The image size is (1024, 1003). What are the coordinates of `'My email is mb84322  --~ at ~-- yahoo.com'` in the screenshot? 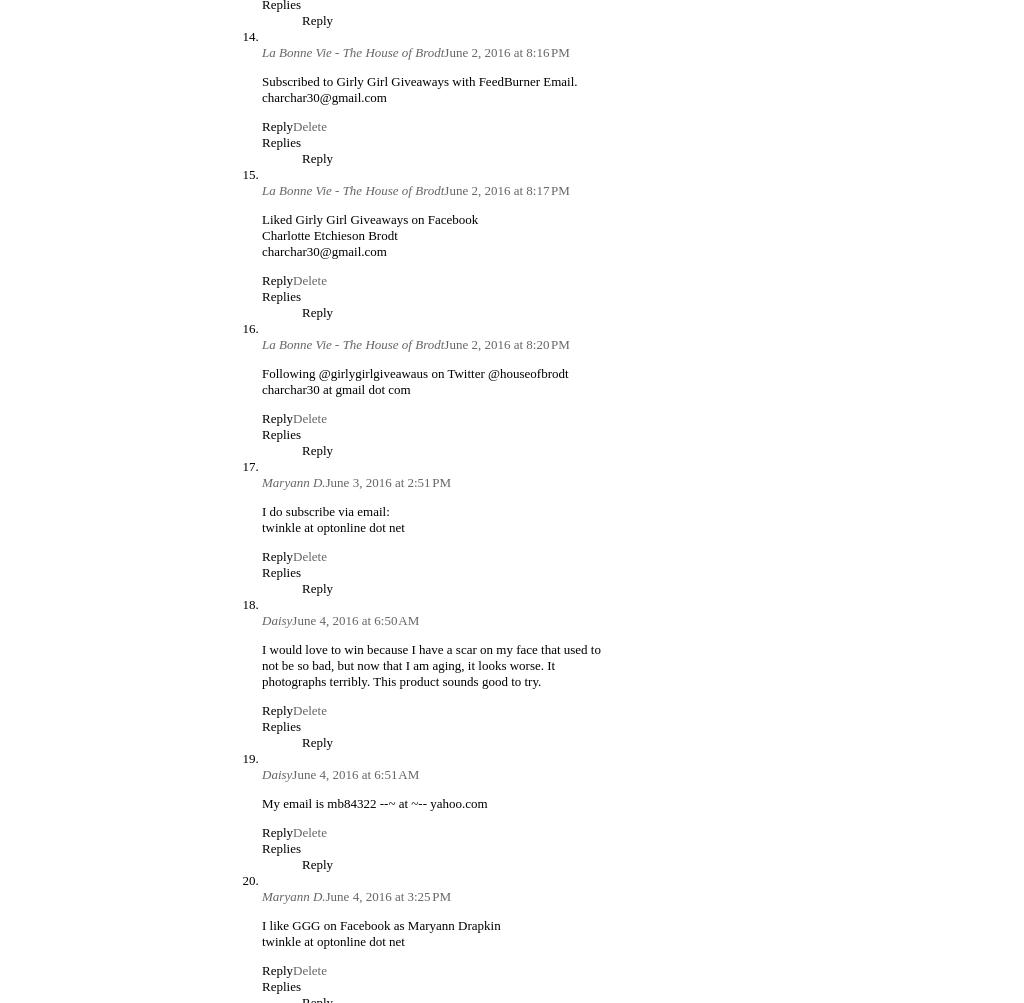 It's located at (374, 801).